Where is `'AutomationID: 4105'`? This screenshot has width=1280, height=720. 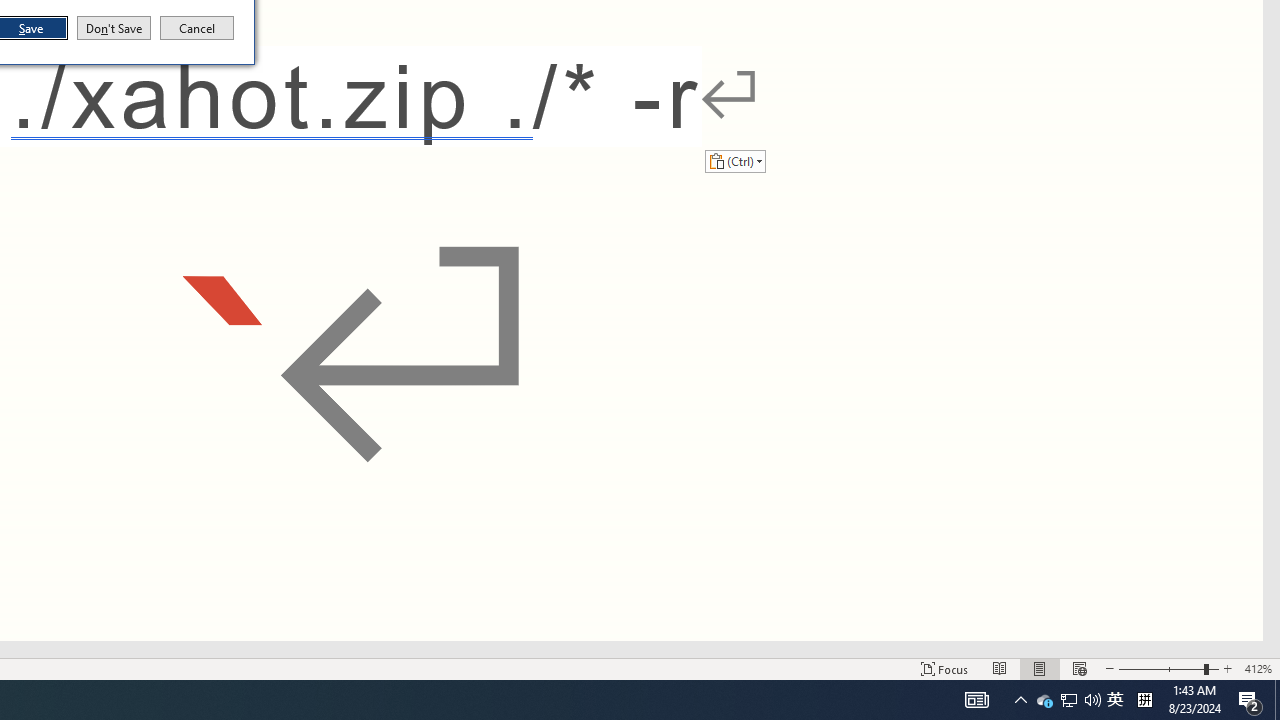
'AutomationID: 4105' is located at coordinates (977, 698).